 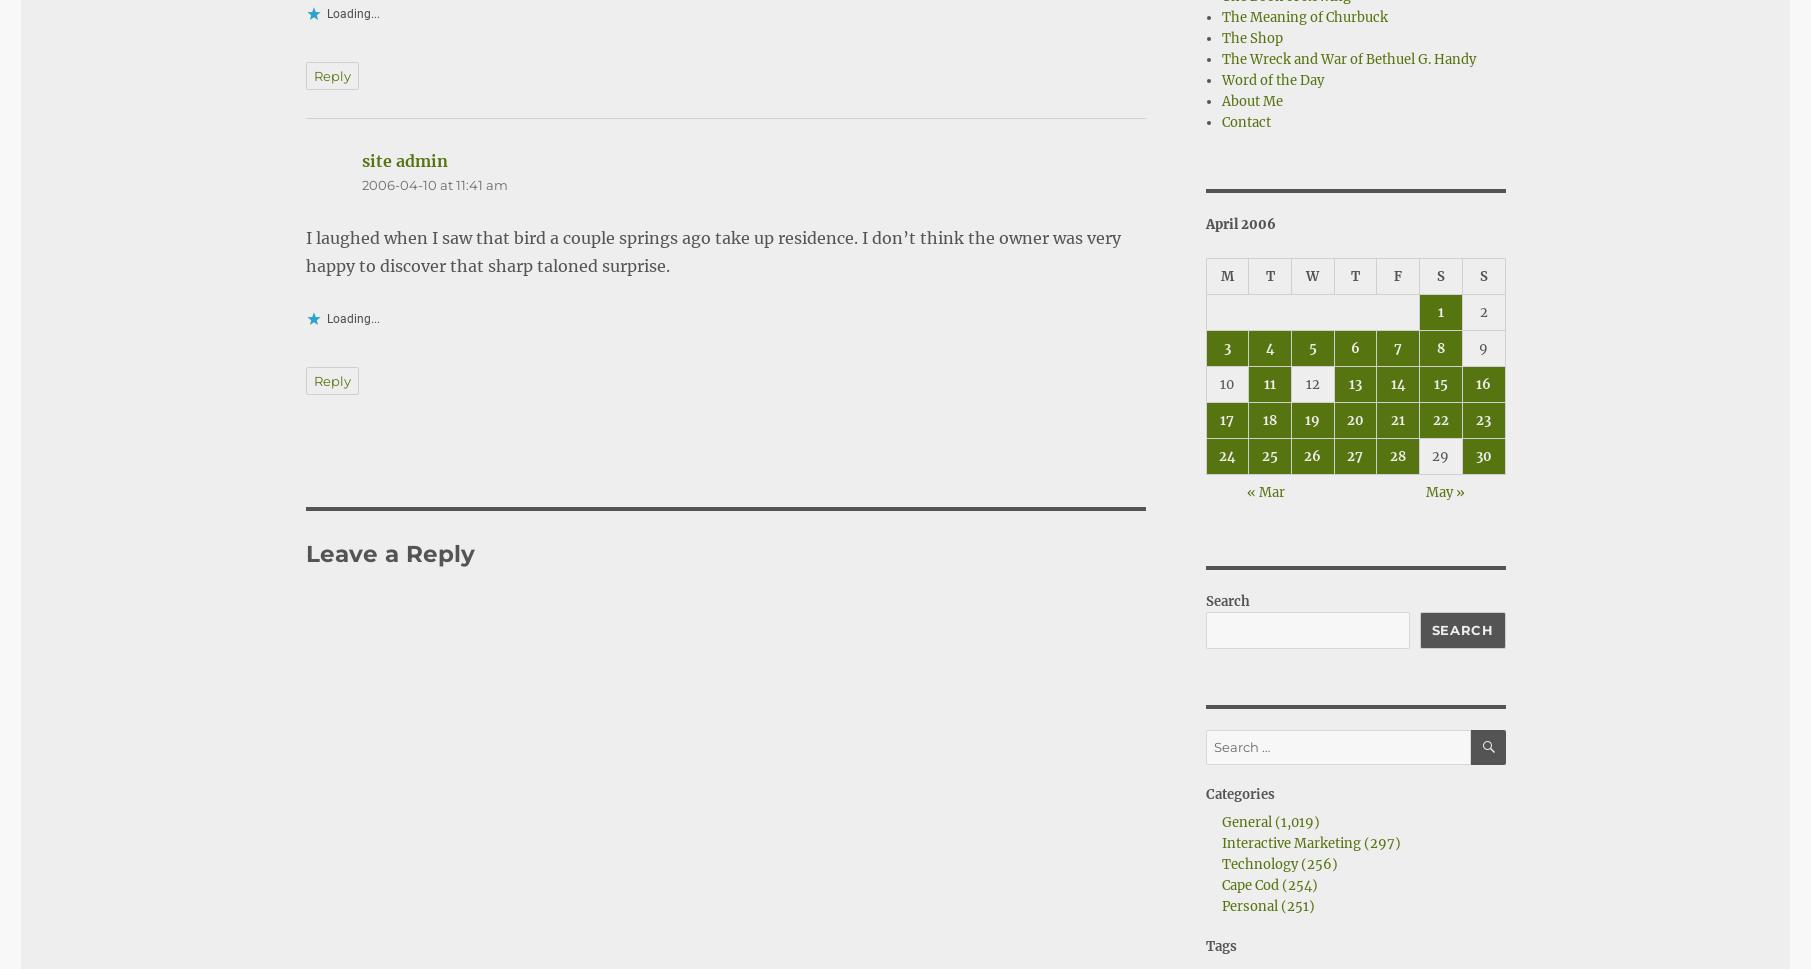 What do you see at coordinates (1270, 455) in the screenshot?
I see `'25'` at bounding box center [1270, 455].